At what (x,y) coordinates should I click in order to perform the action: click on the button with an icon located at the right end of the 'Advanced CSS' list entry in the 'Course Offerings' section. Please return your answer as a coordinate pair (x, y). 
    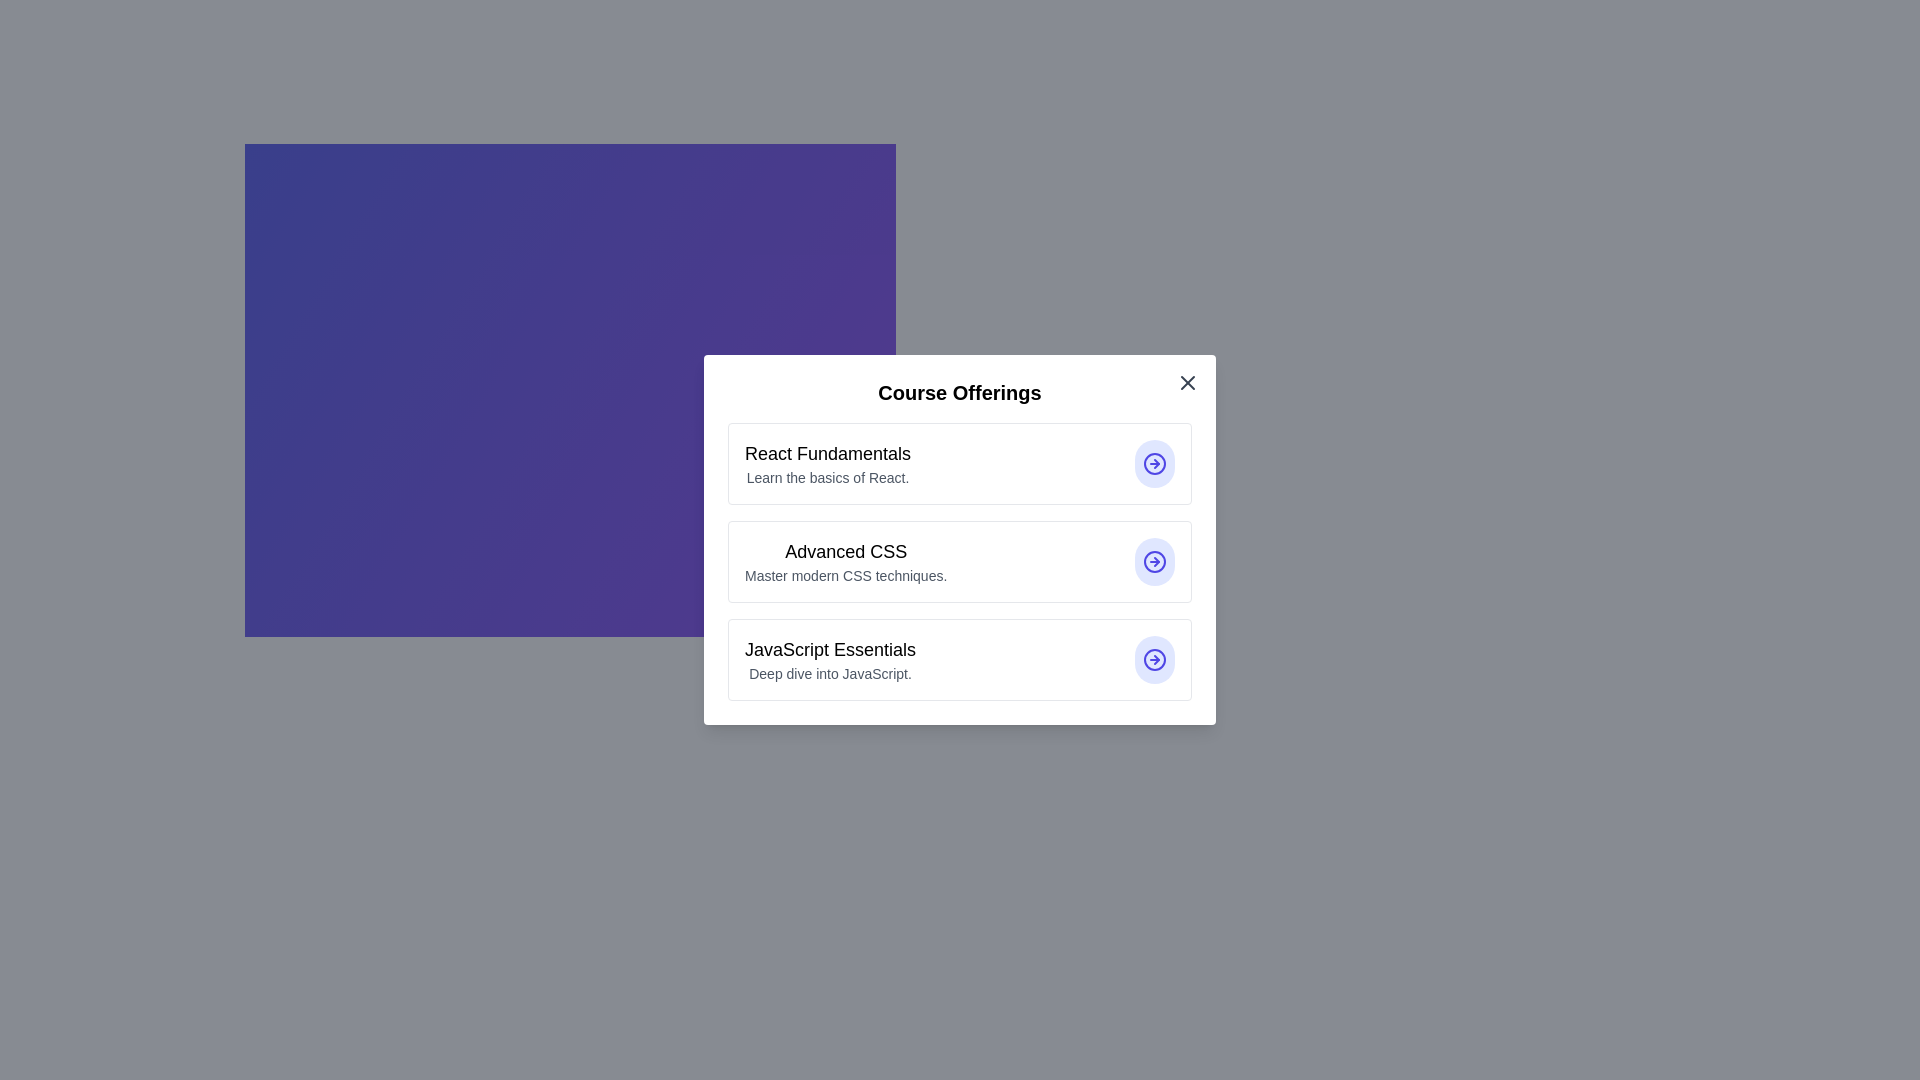
    Looking at the image, I should click on (1155, 562).